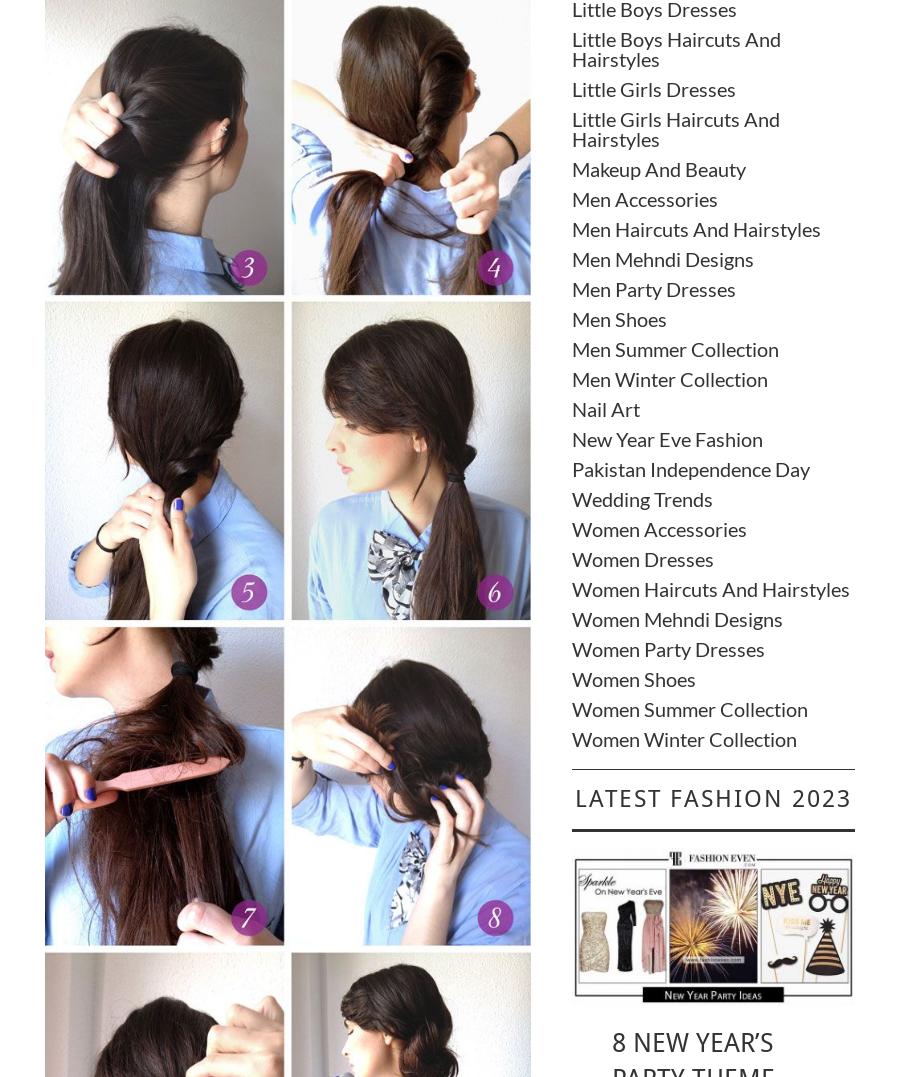 This screenshot has width=900, height=1077. Describe the element at coordinates (658, 527) in the screenshot. I see `'Women Accessories'` at that location.